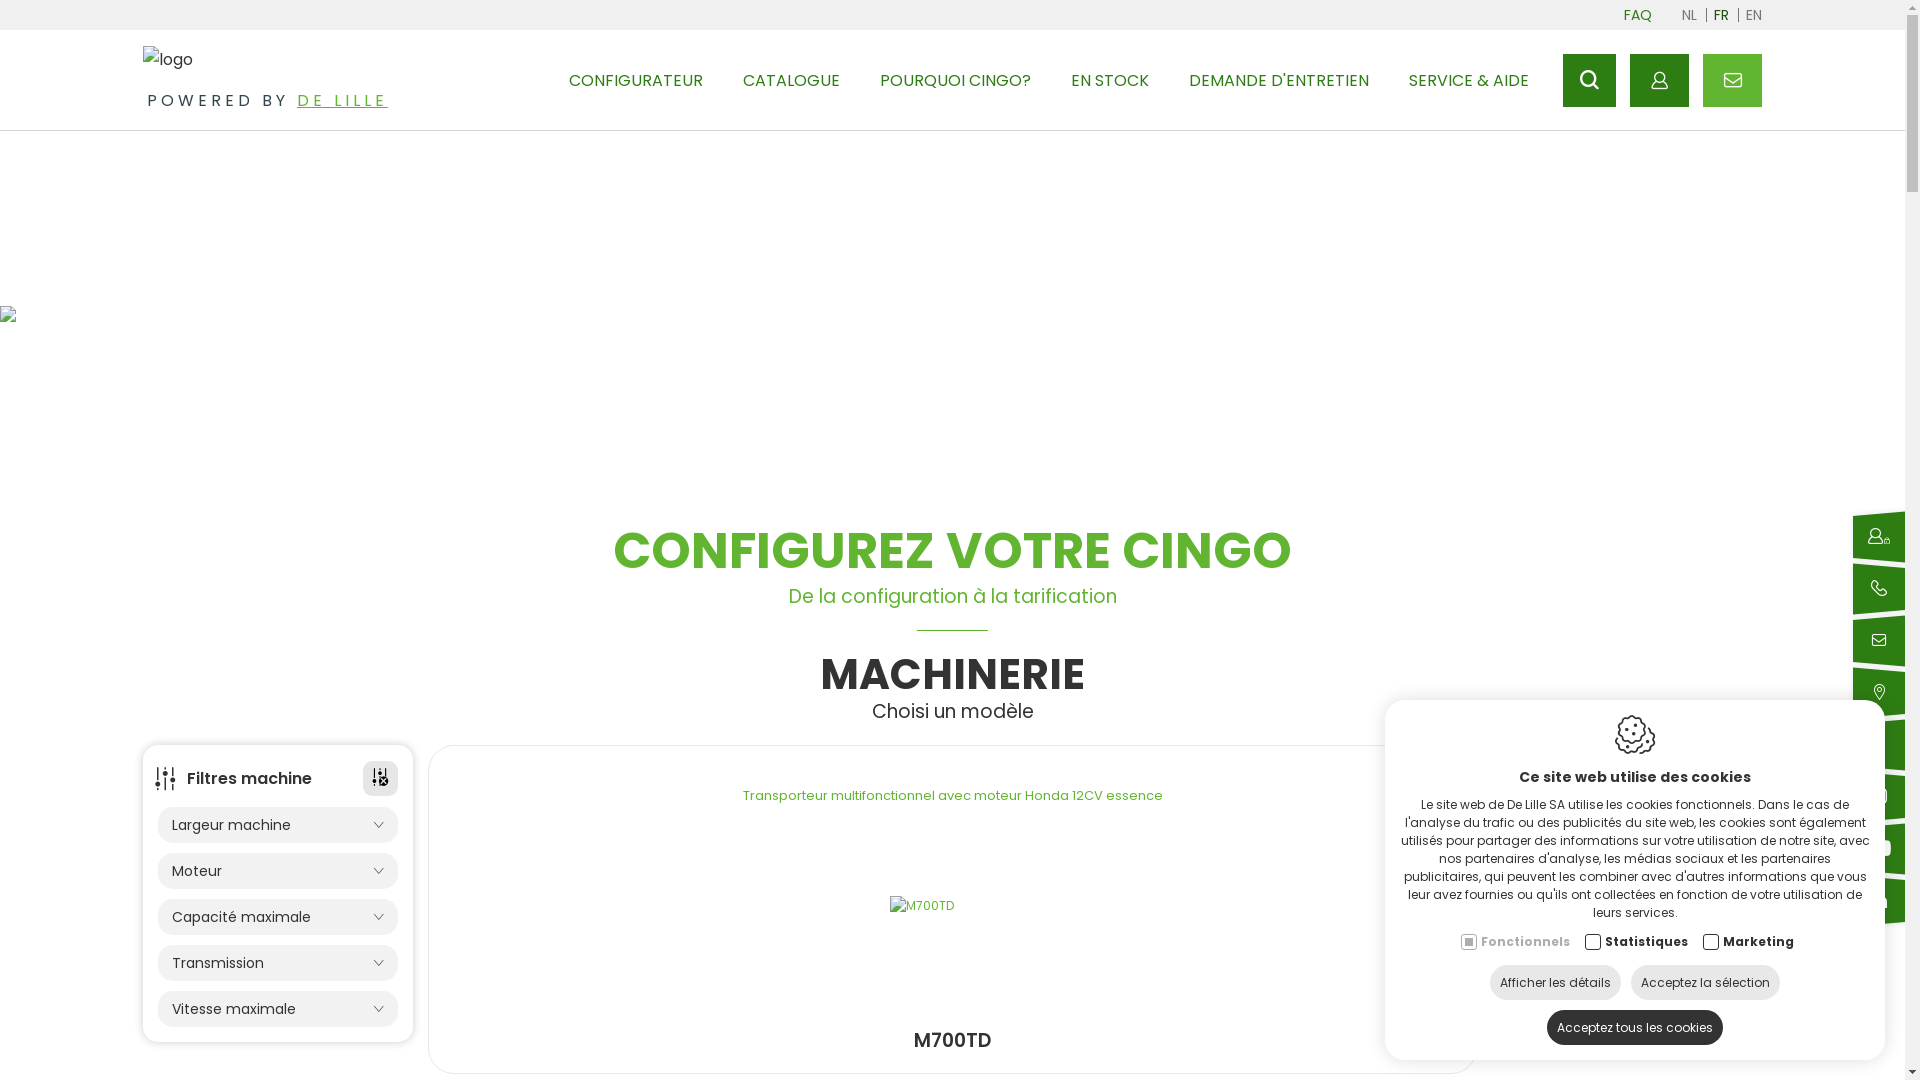  I want to click on 'POWERED BY DE LILLE', so click(142, 100).